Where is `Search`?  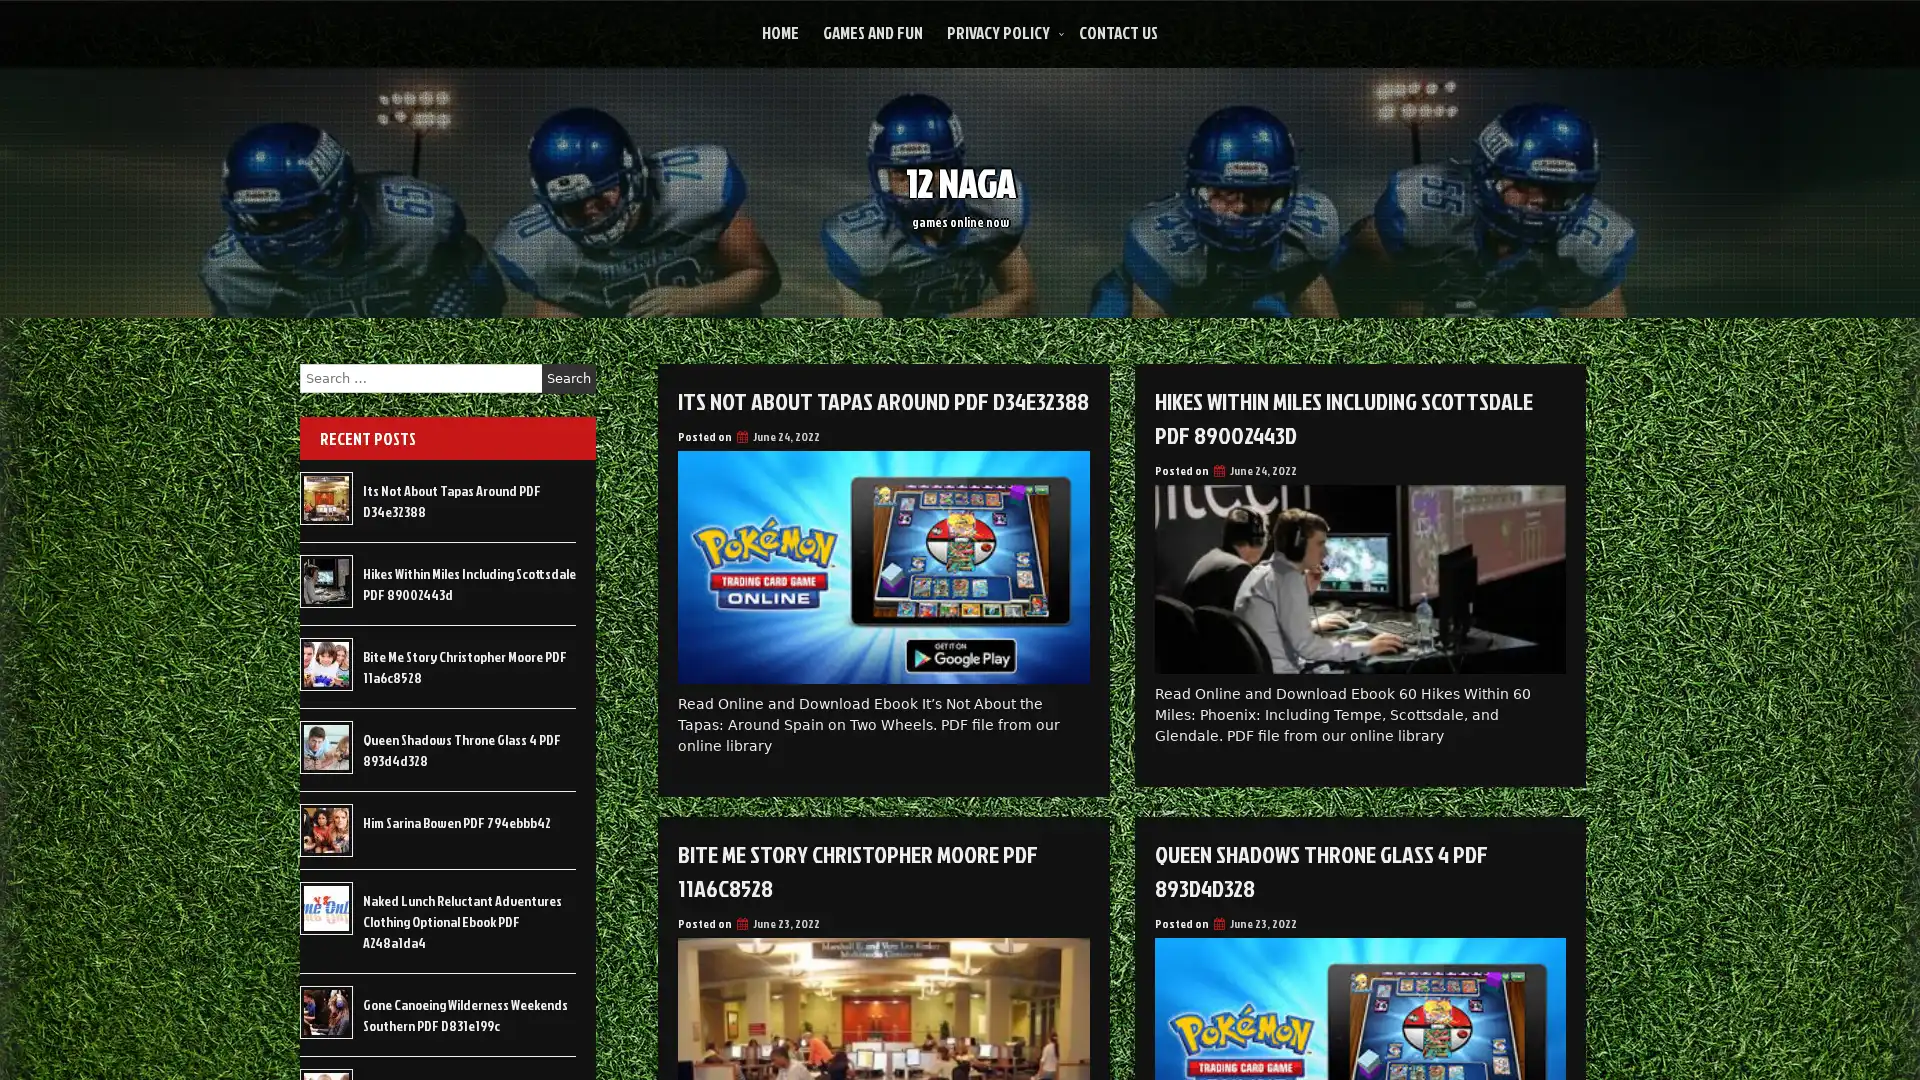 Search is located at coordinates (568, 378).